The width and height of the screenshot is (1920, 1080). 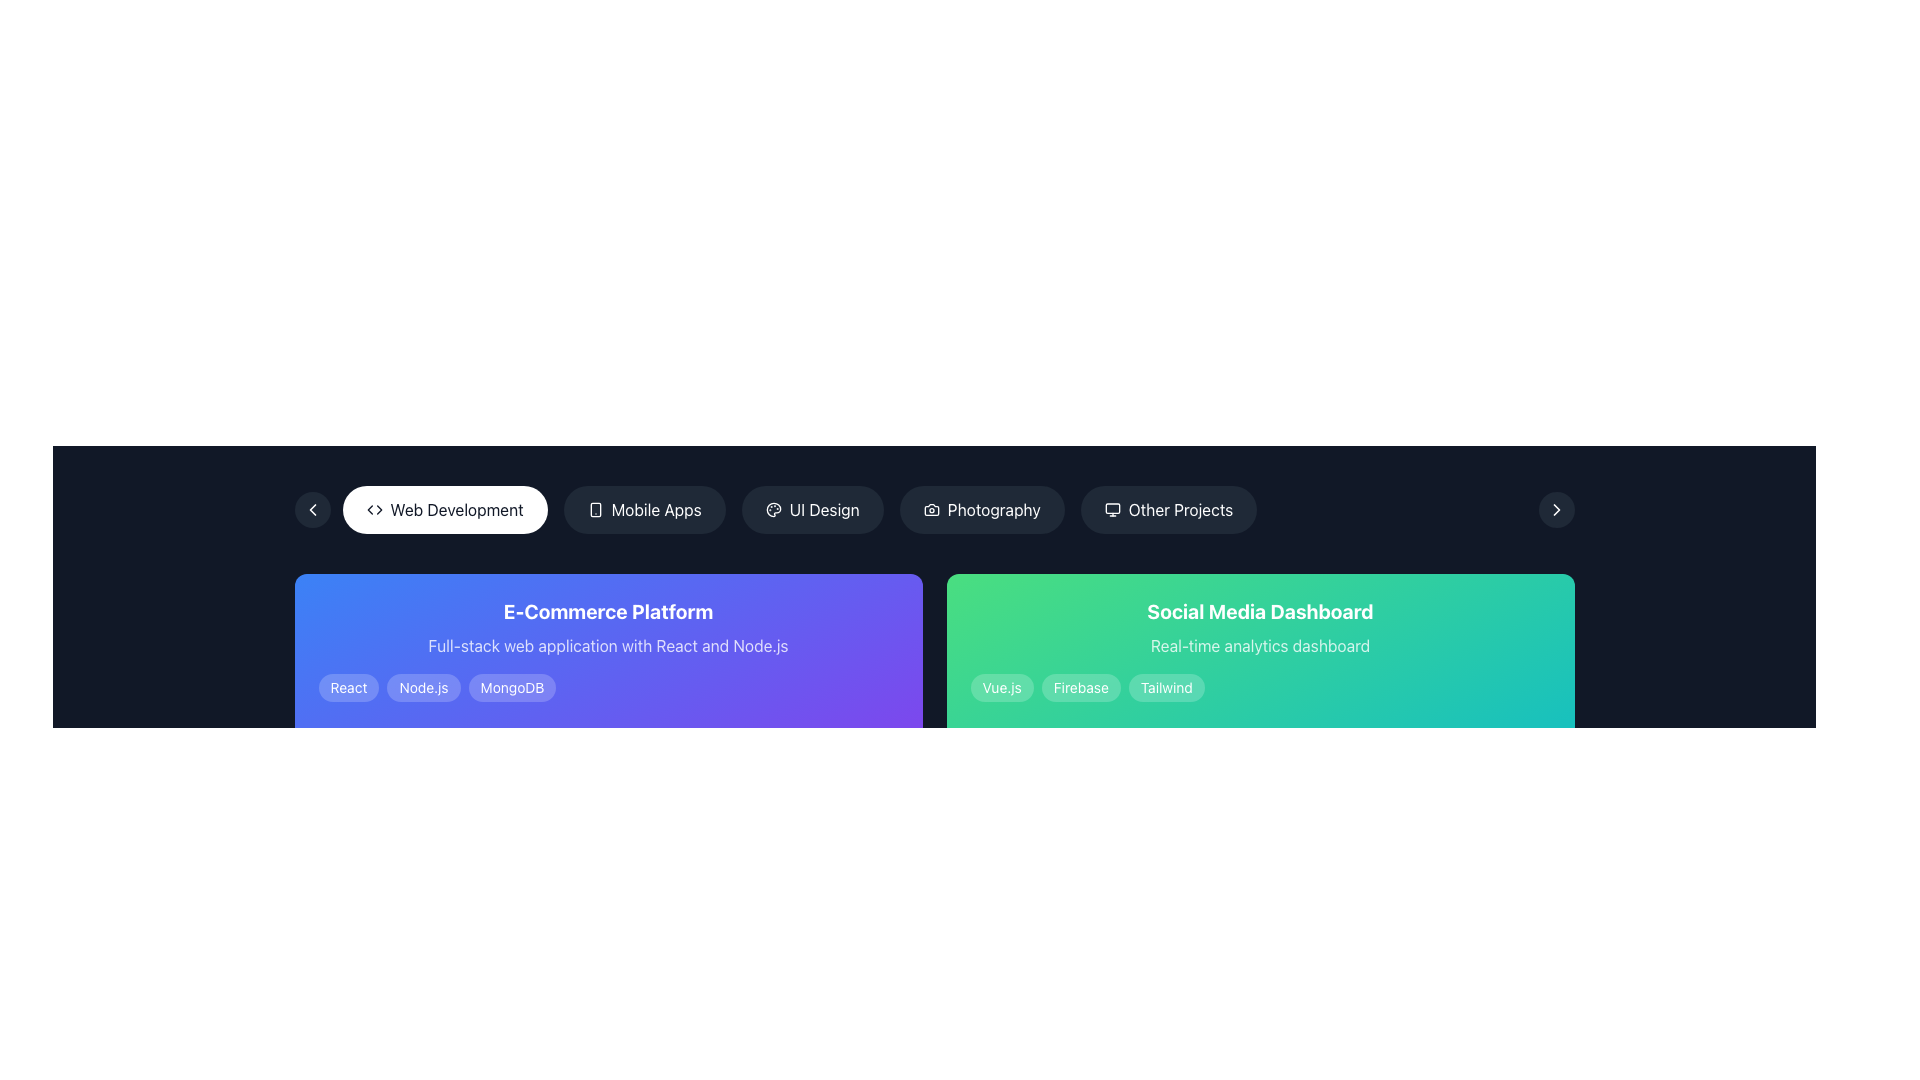 What do you see at coordinates (1259, 650) in the screenshot?
I see `the static informational text labeled 'Social Media Dashboard' with a subtitle 'Real-time analytics dashboard' on a green gradient background, located in the second card of the project showcase list` at bounding box center [1259, 650].